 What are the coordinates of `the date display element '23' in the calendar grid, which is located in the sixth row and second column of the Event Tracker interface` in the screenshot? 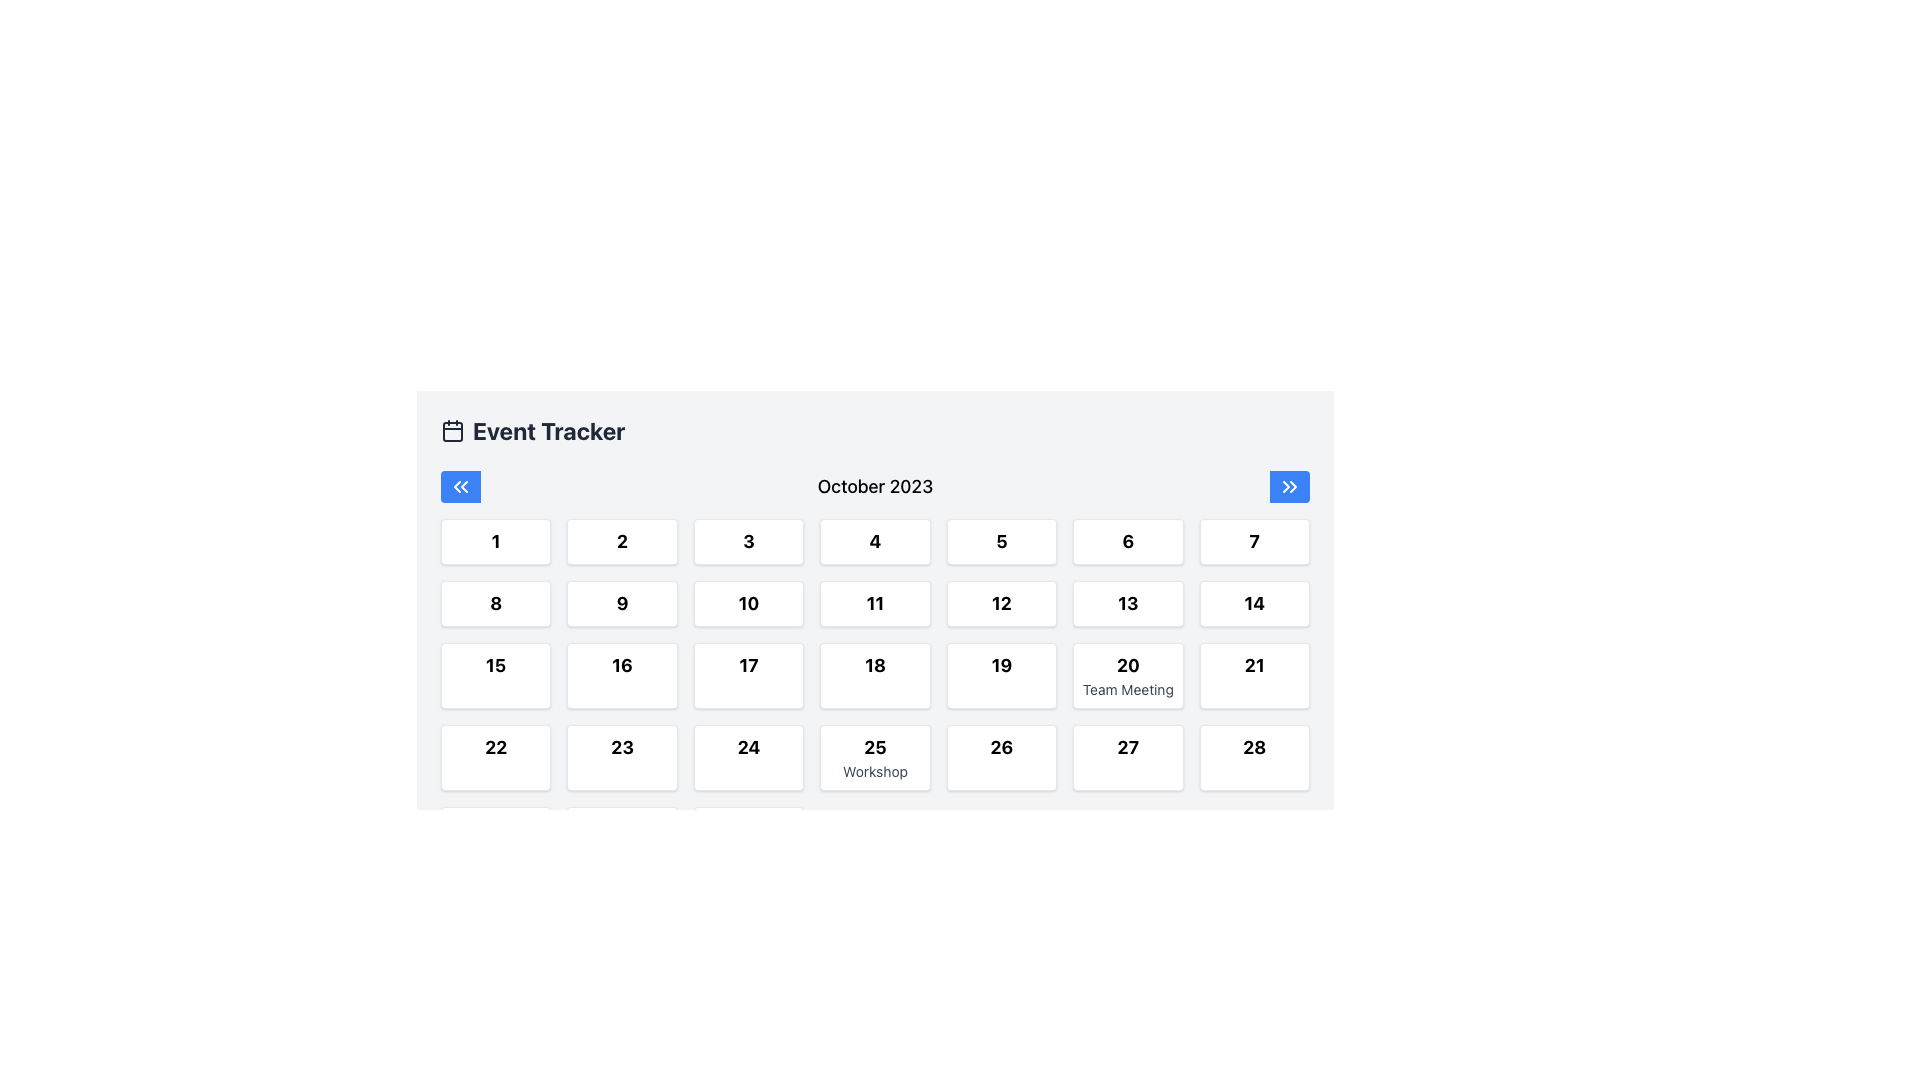 It's located at (621, 748).